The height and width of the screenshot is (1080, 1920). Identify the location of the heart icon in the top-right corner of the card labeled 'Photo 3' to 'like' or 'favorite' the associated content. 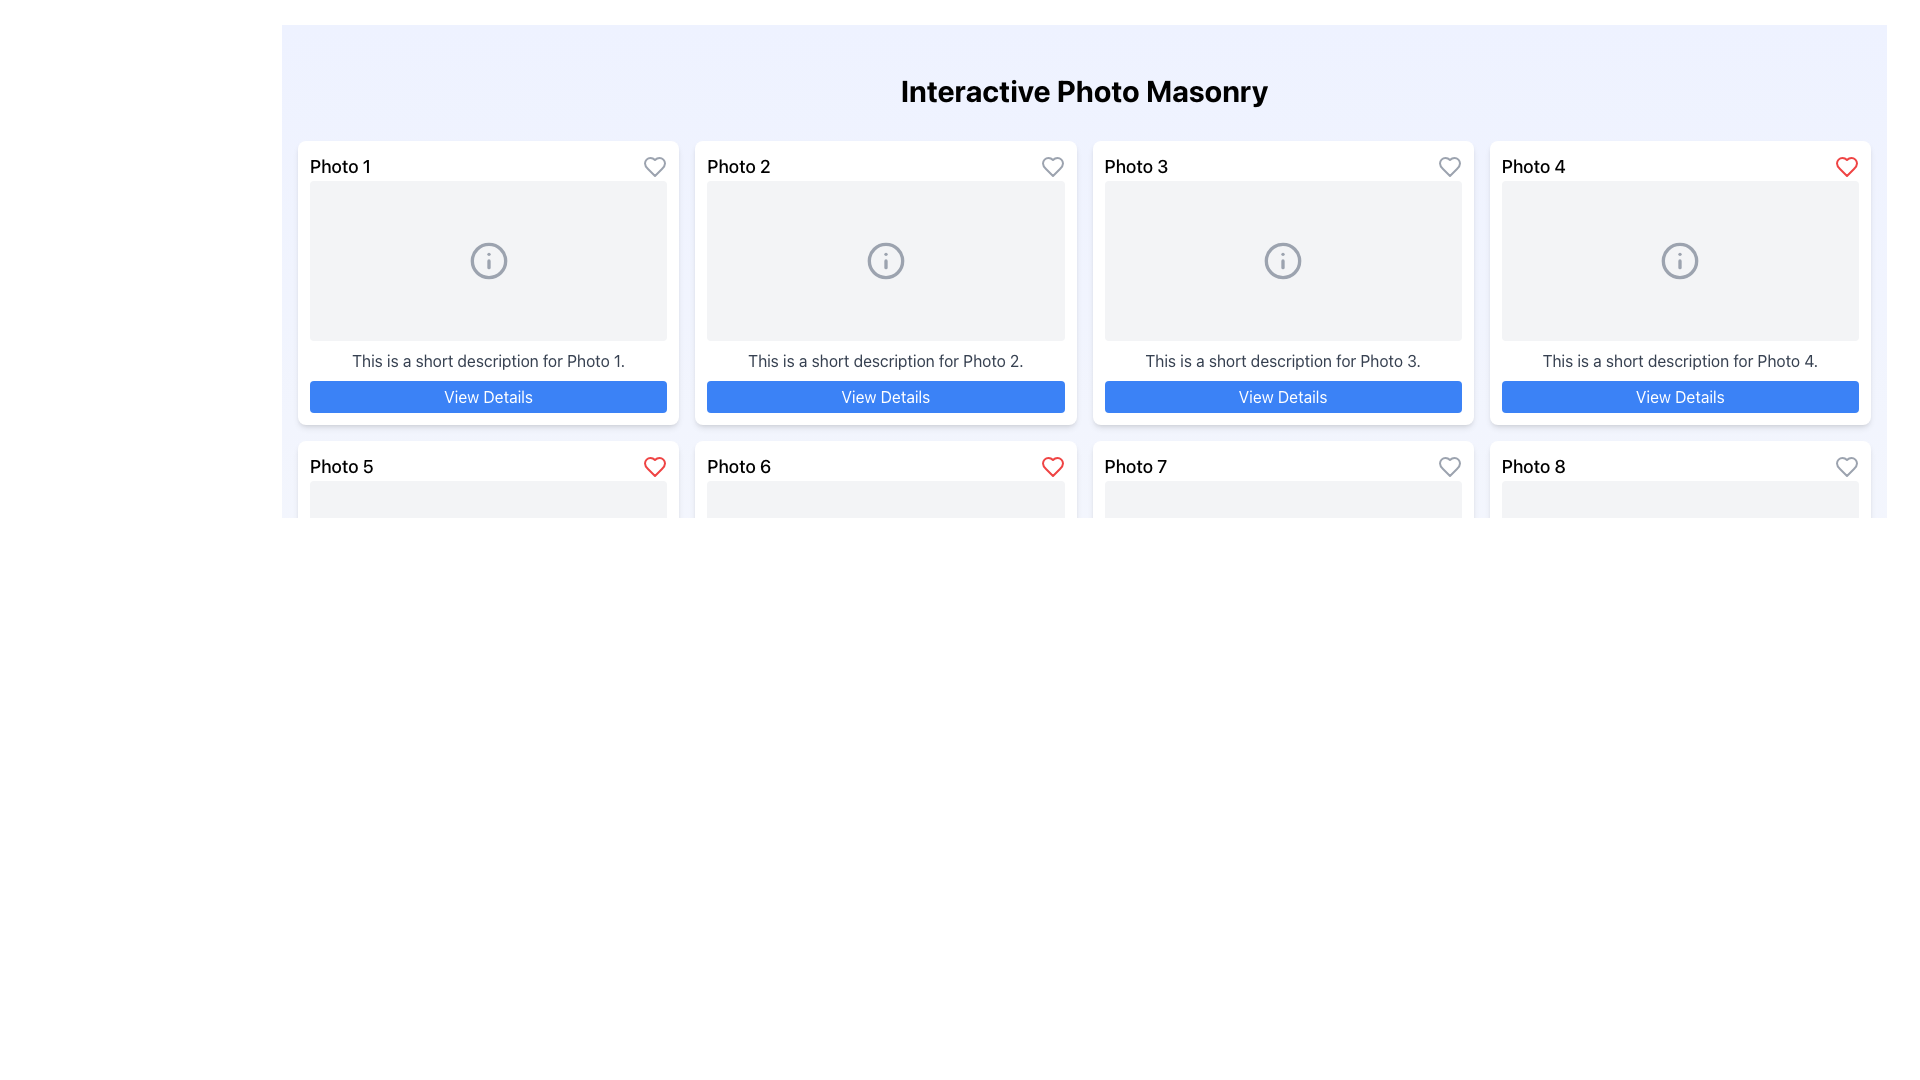
(1449, 165).